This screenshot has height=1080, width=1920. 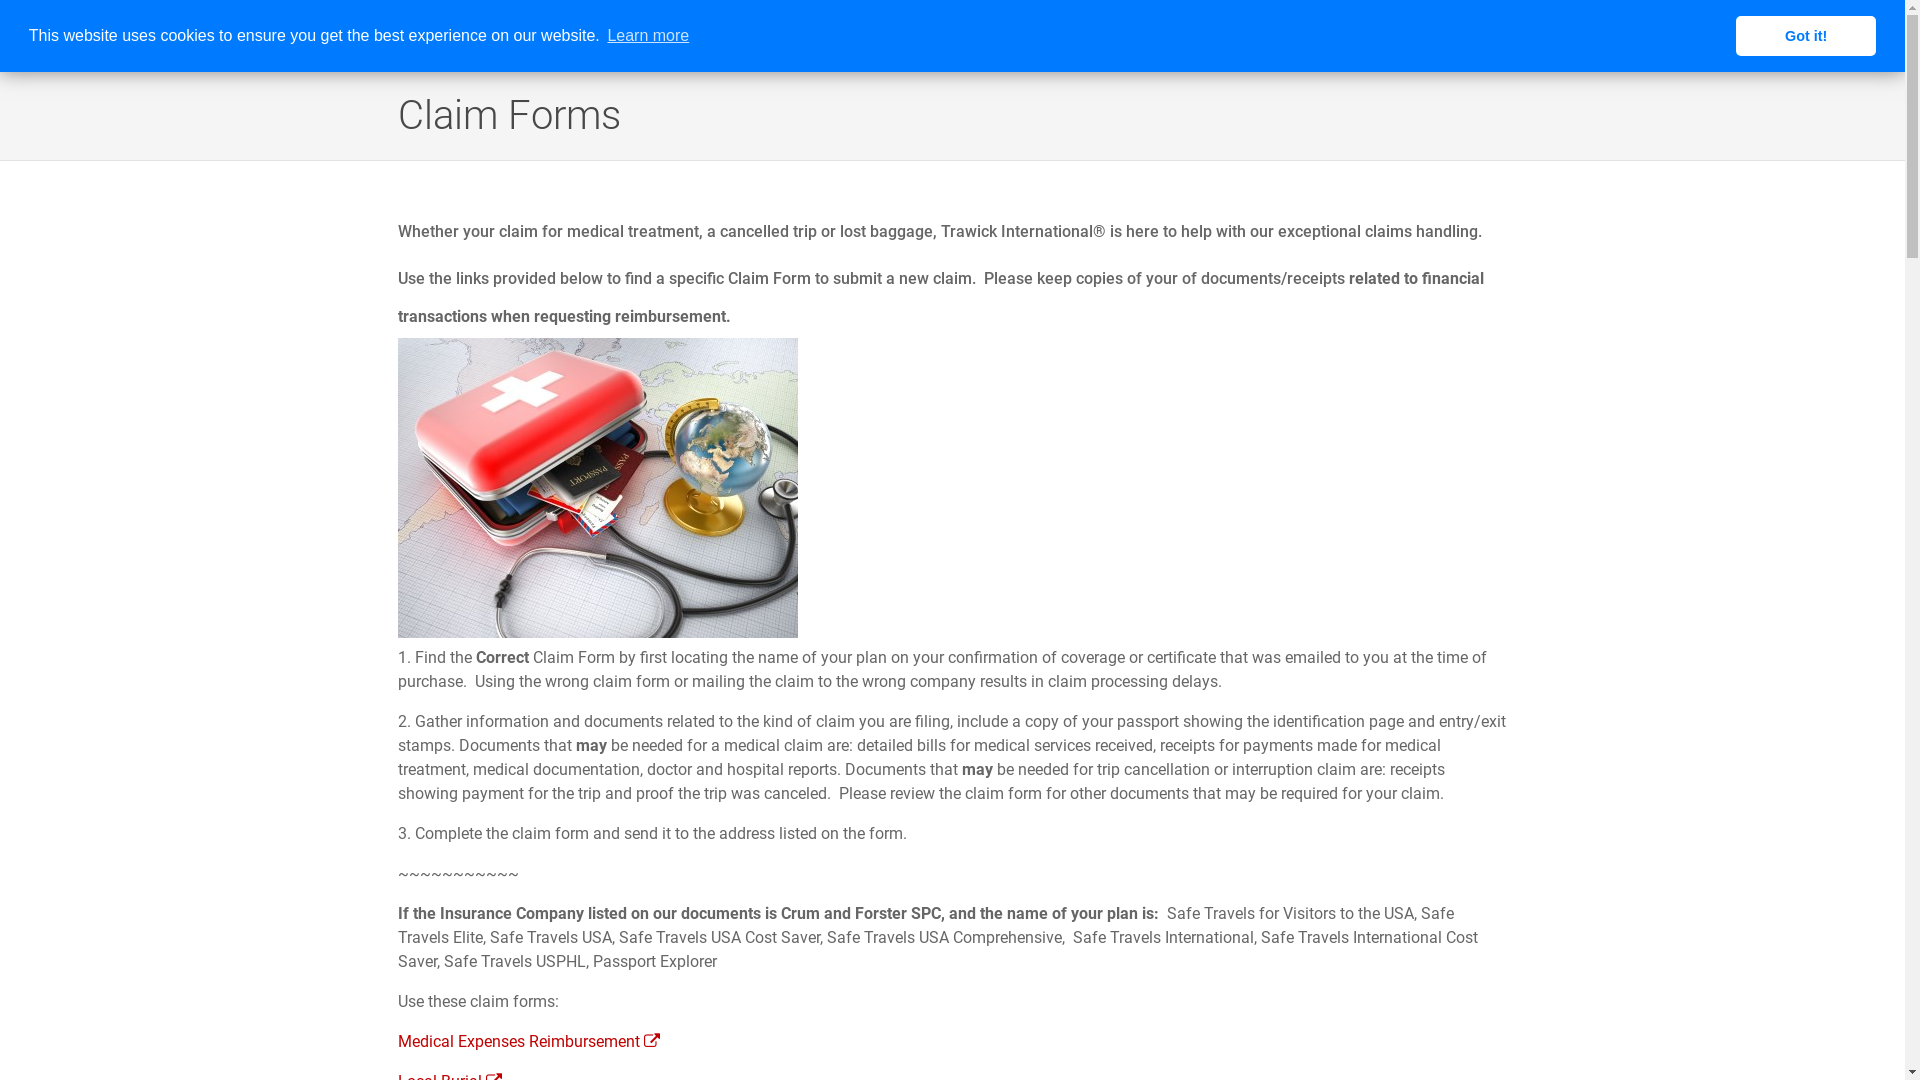 What do you see at coordinates (1094, 35) in the screenshot?
I see `'Travel Insurance Plans'` at bounding box center [1094, 35].